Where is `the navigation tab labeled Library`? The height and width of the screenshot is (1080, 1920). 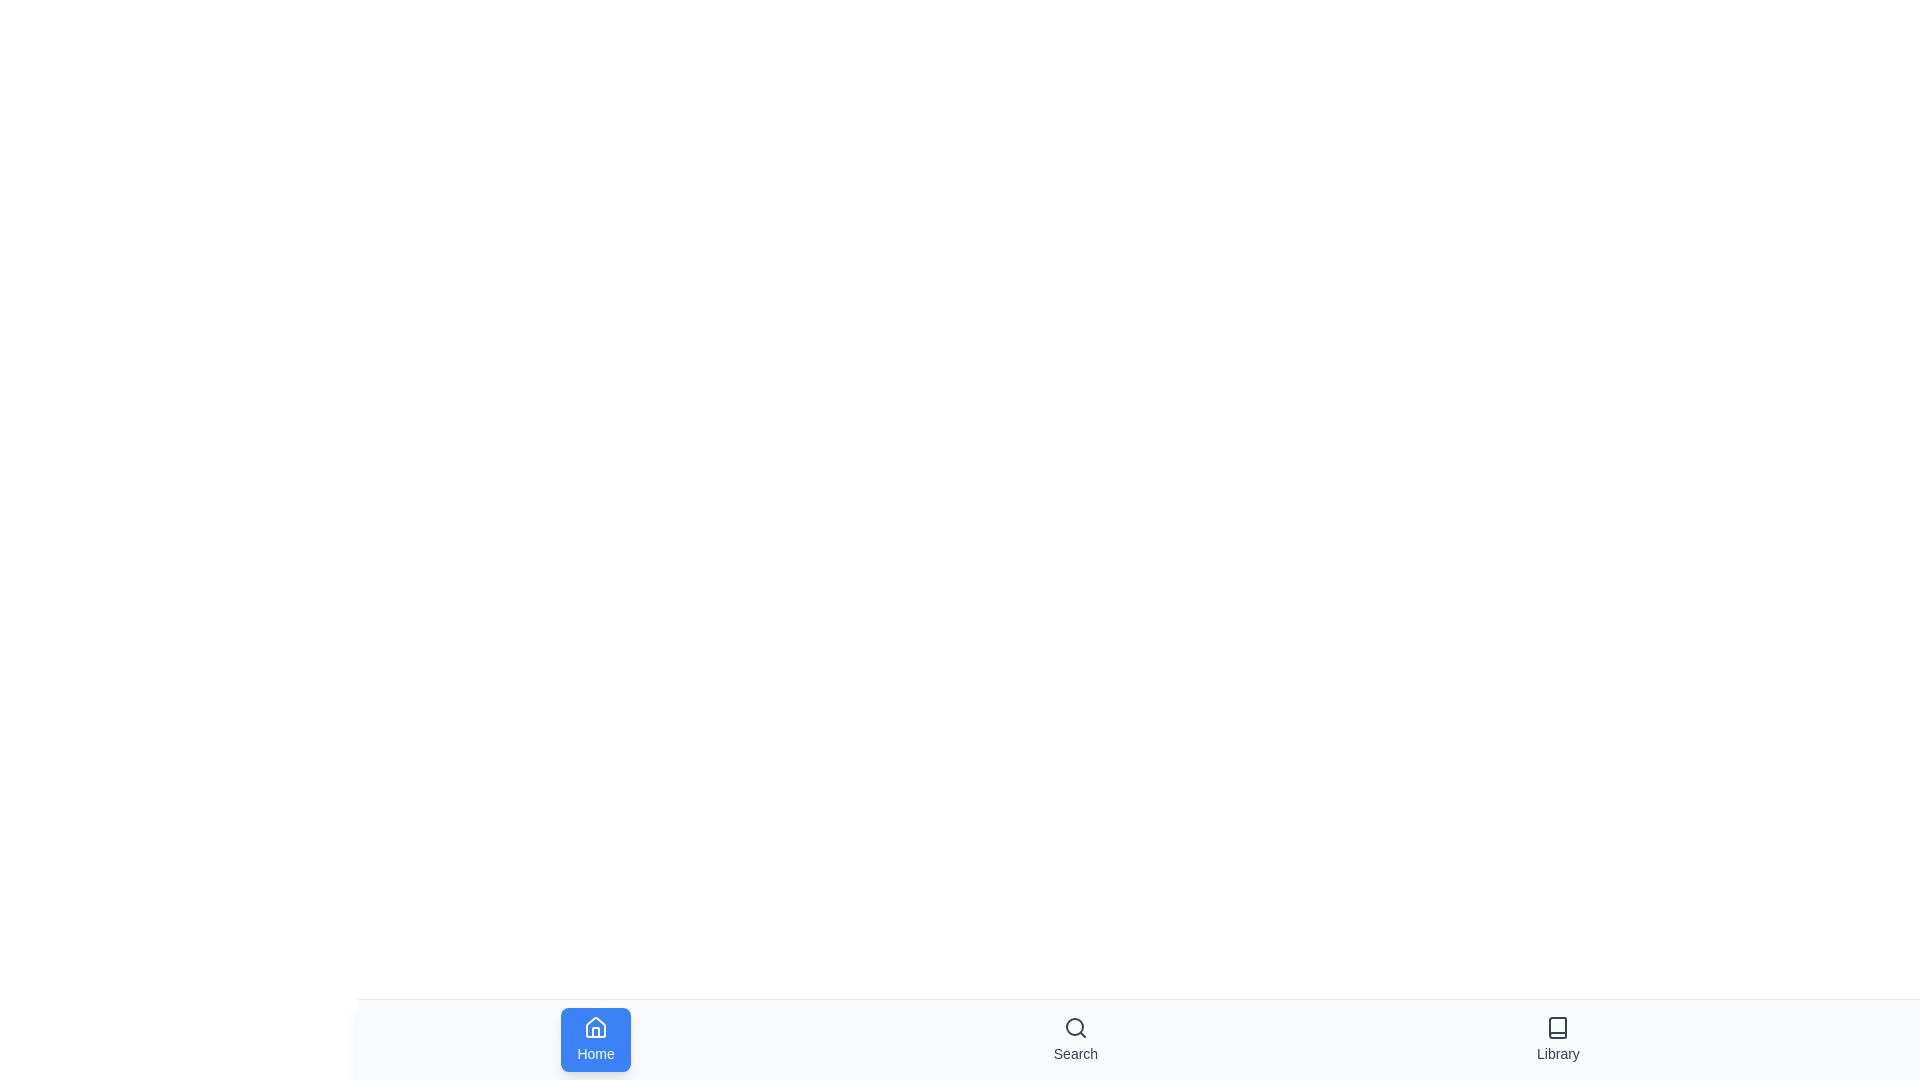 the navigation tab labeled Library is located at coordinates (1557, 1039).